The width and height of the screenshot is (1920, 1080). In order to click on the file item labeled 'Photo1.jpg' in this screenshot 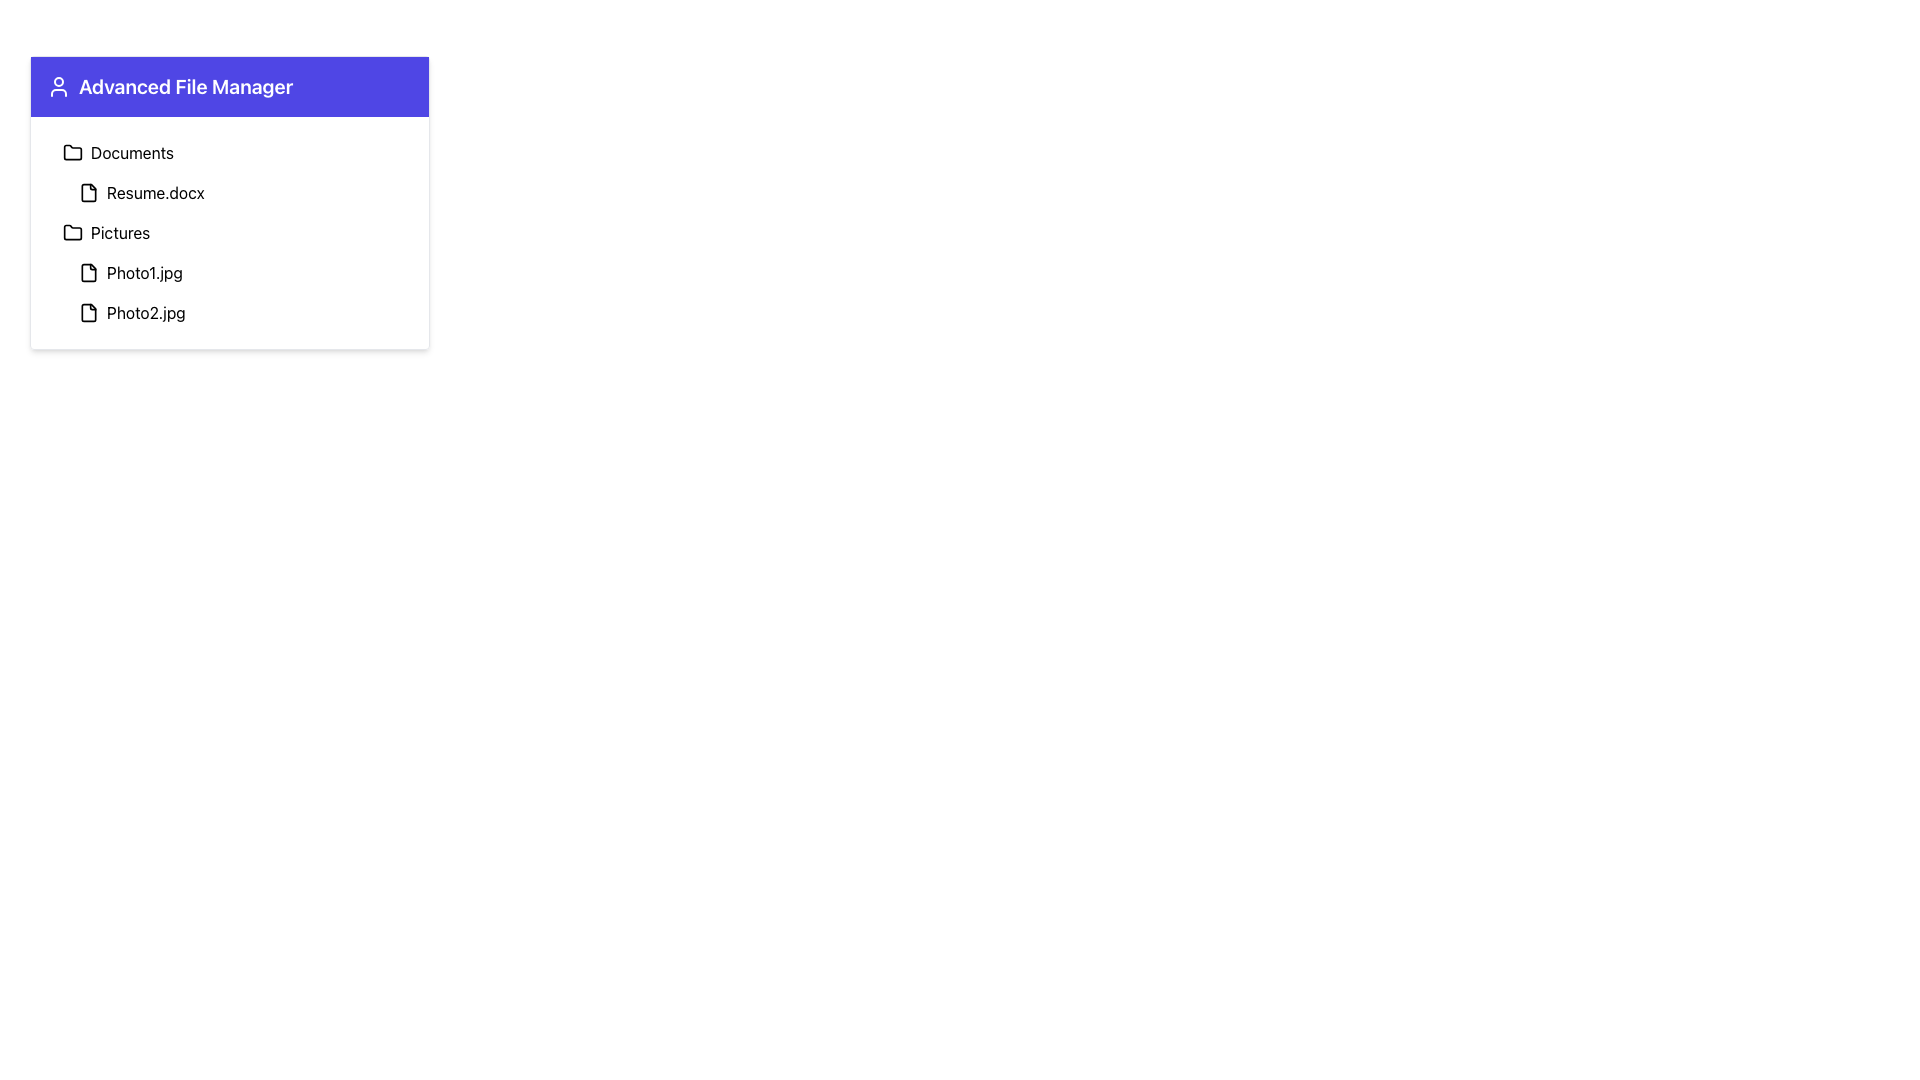, I will do `click(238, 273)`.